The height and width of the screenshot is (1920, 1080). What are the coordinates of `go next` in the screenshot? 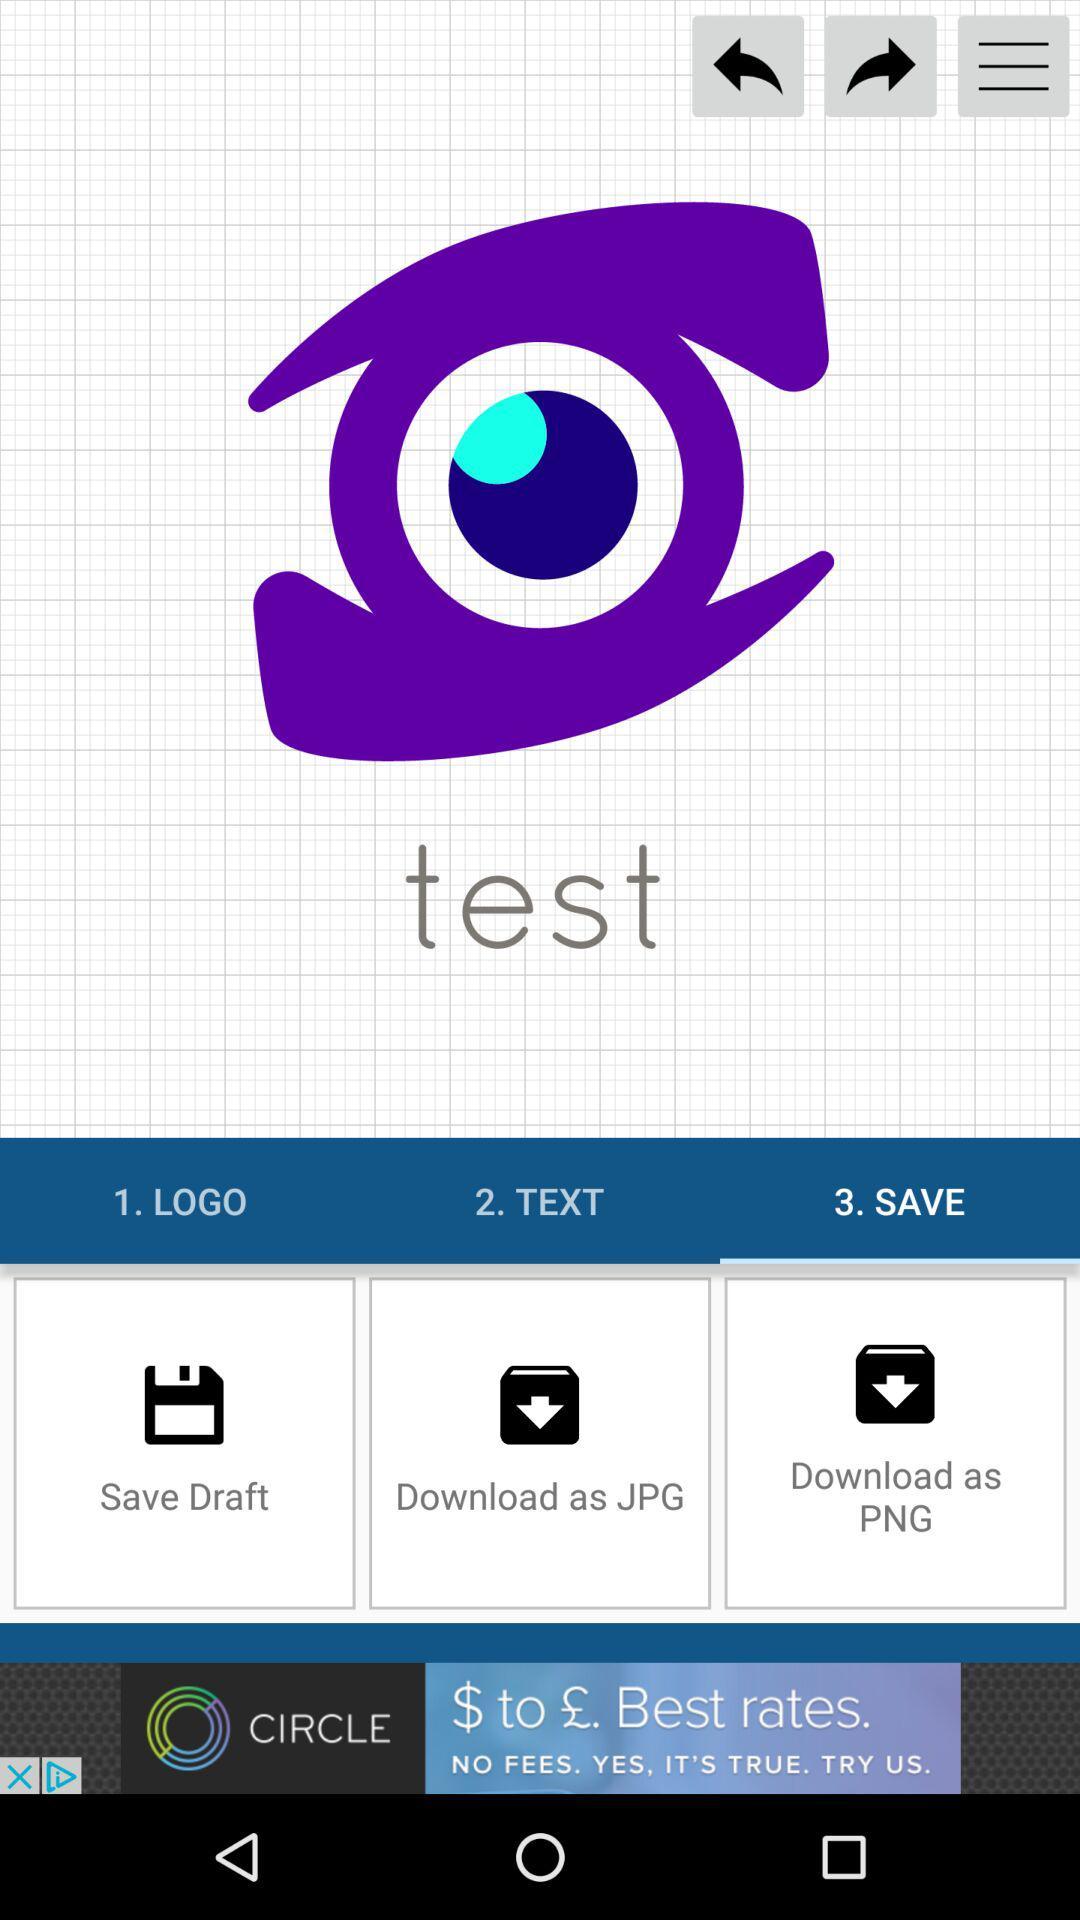 It's located at (879, 66).